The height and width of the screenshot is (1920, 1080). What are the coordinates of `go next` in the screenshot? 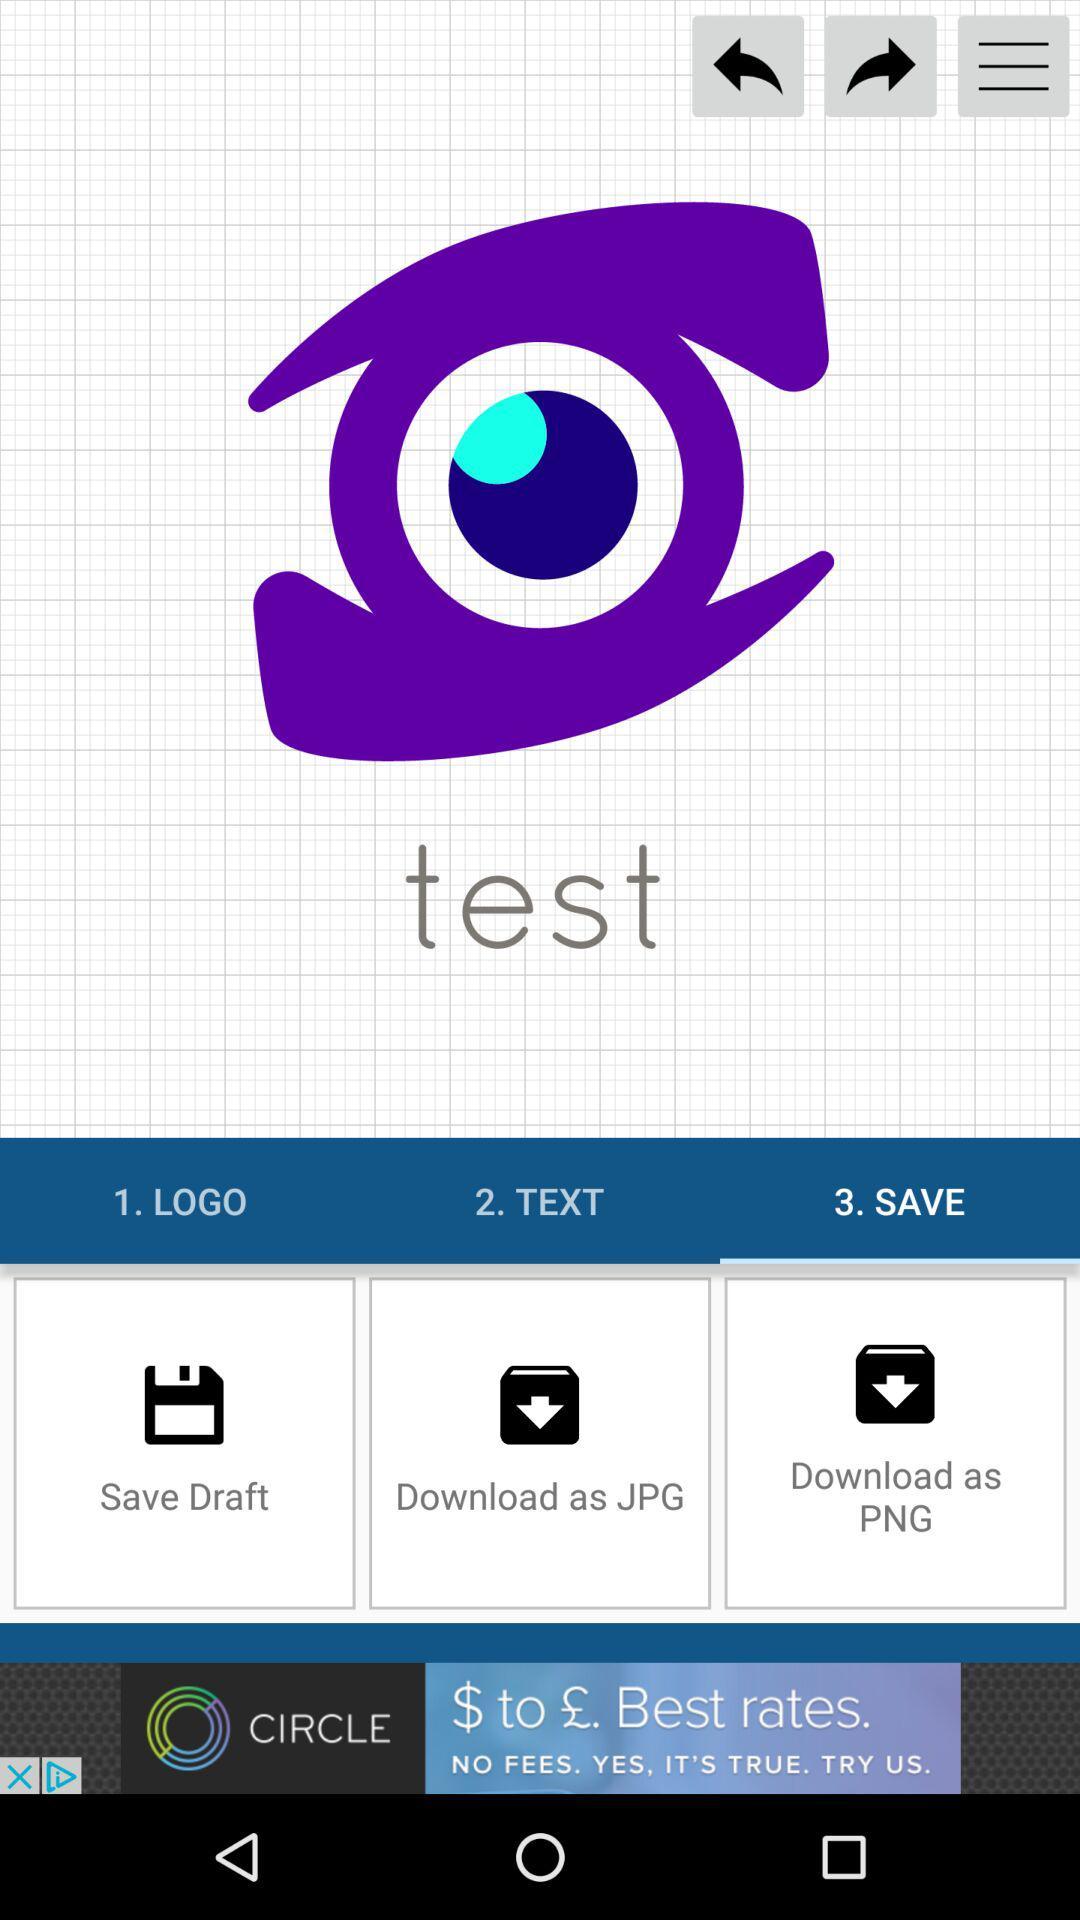 It's located at (879, 66).